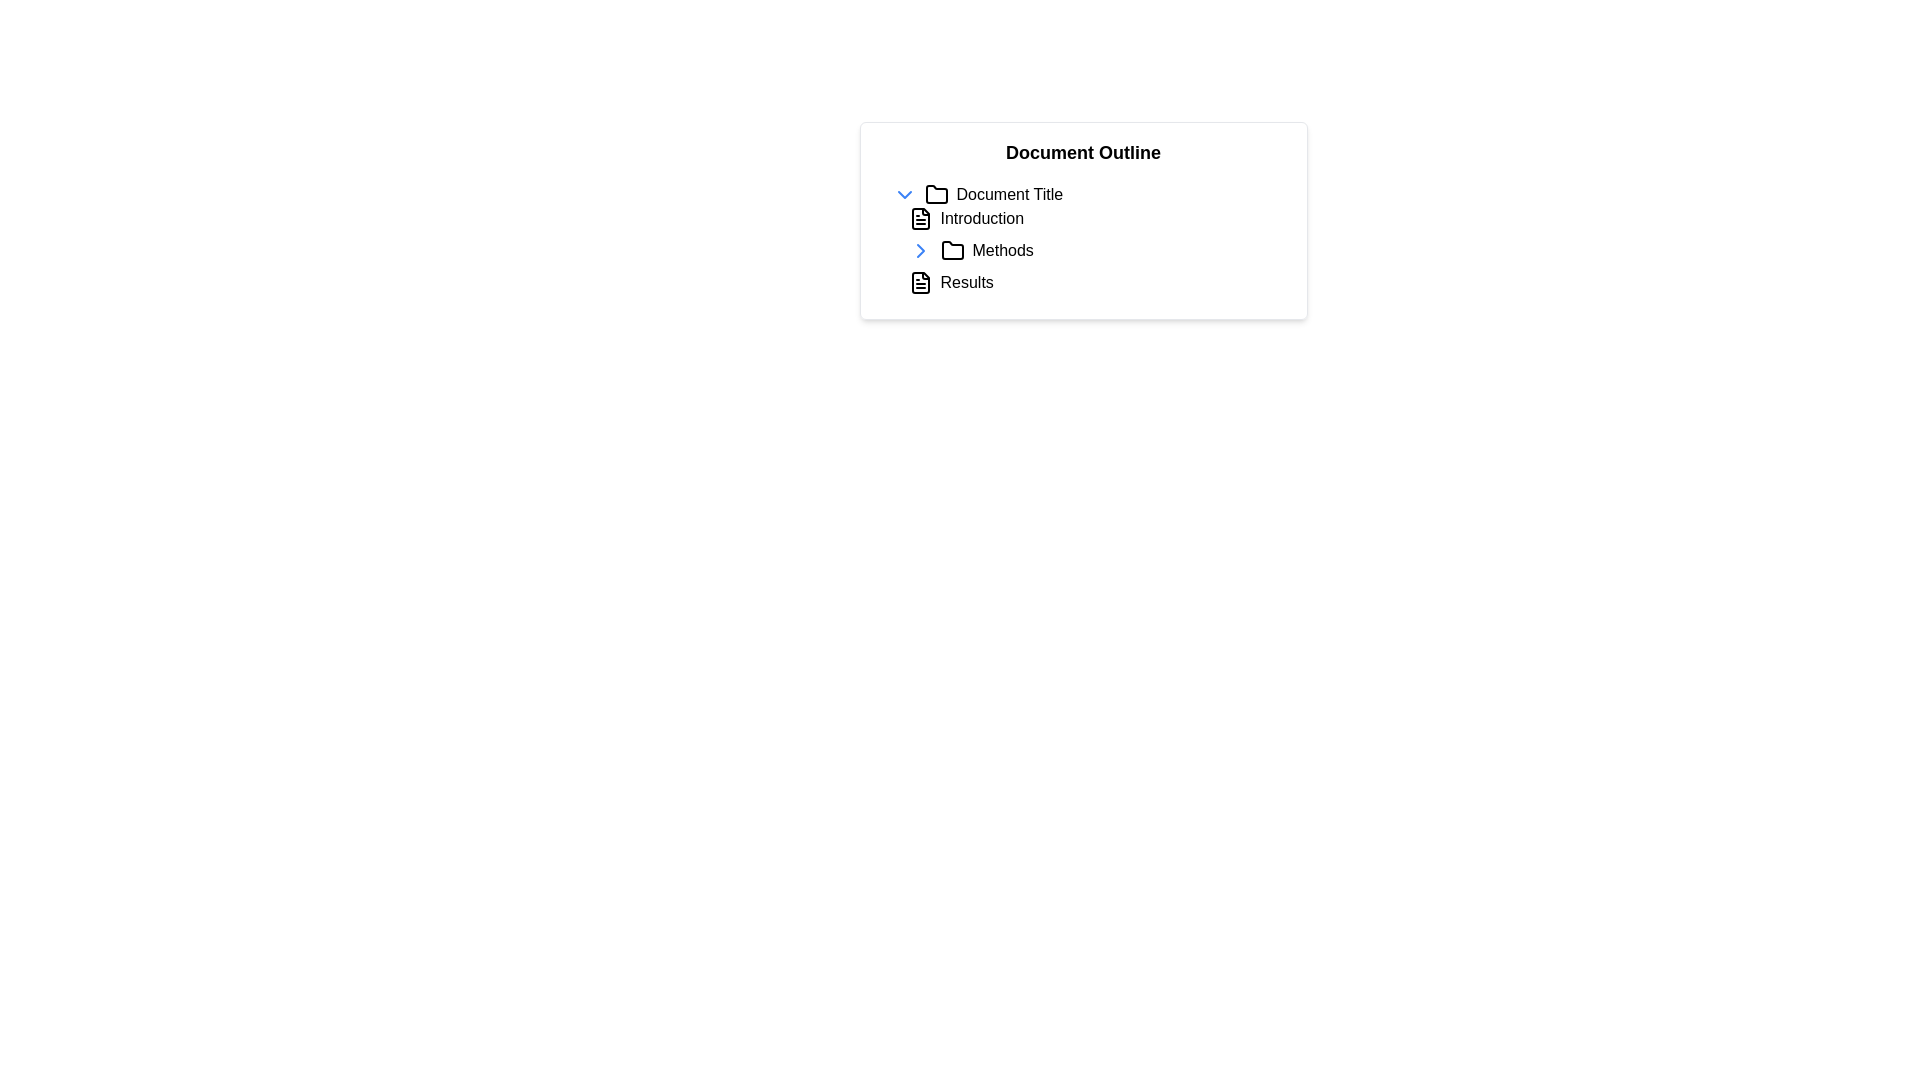  I want to click on the 'Introduction' icon in the Document Outline, so click(919, 219).